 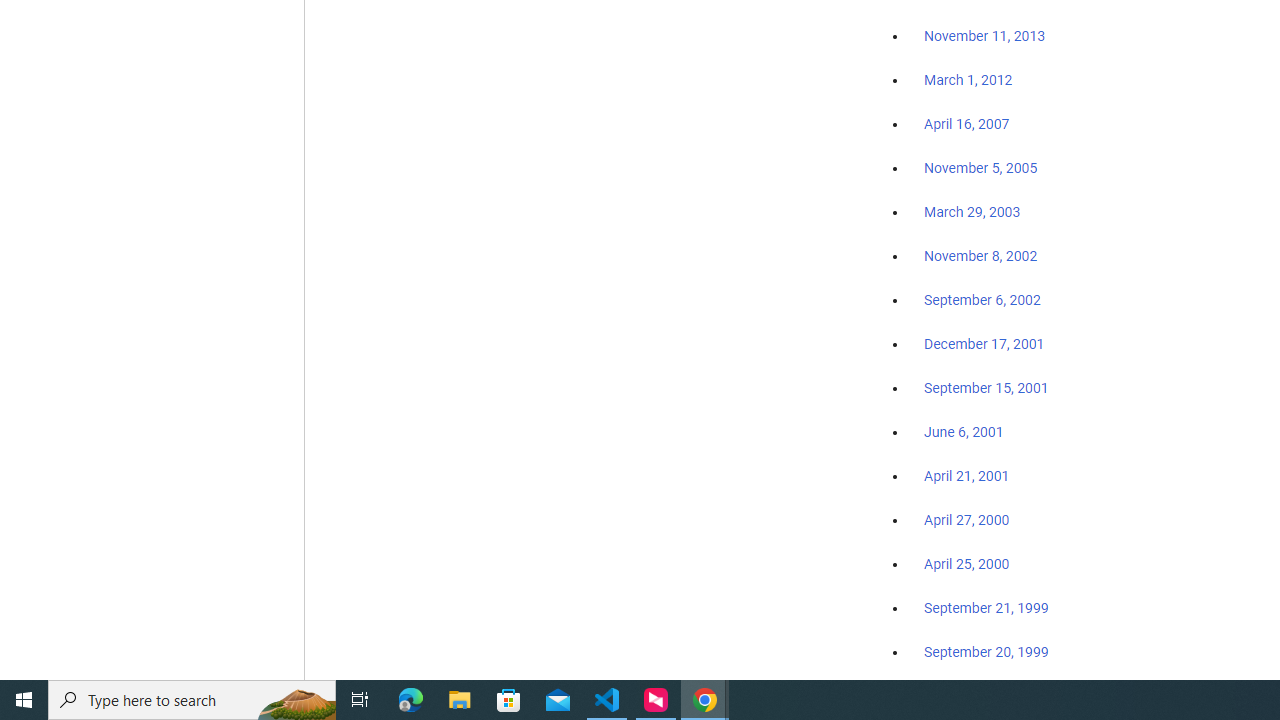 What do you see at coordinates (981, 167) in the screenshot?
I see `'November 5, 2005'` at bounding box center [981, 167].